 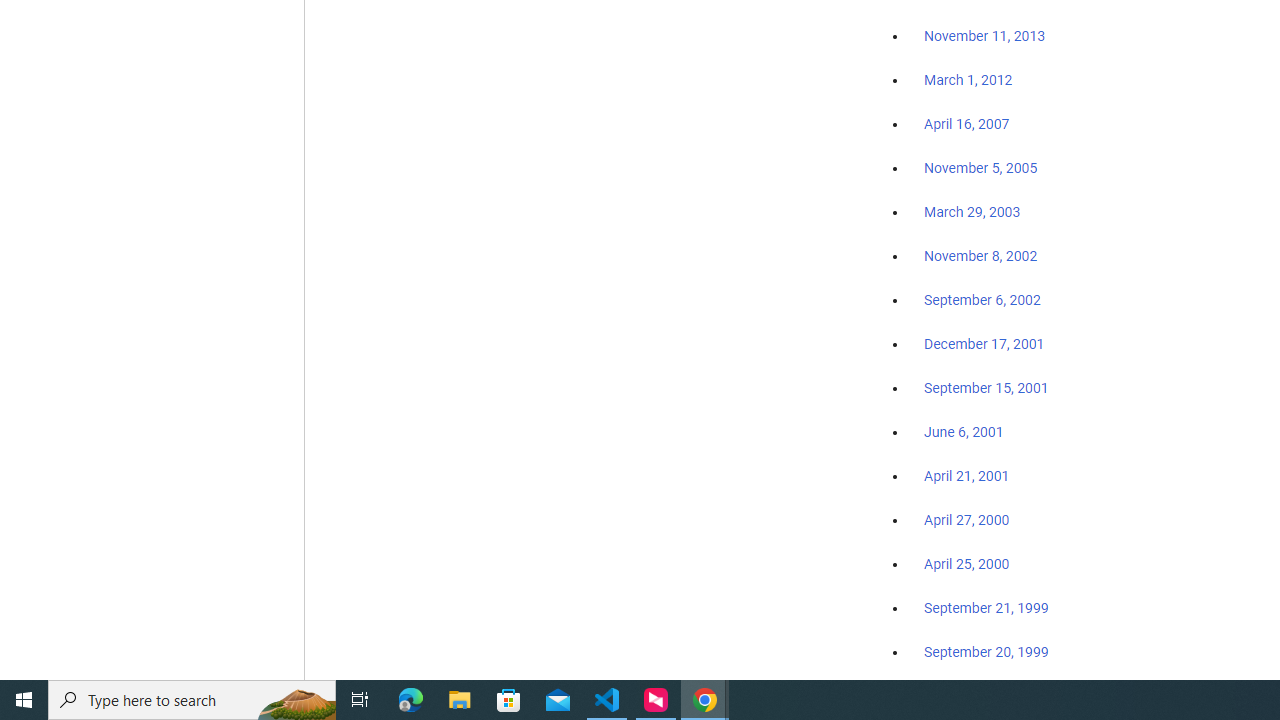 What do you see at coordinates (981, 167) in the screenshot?
I see `'November 5, 2005'` at bounding box center [981, 167].